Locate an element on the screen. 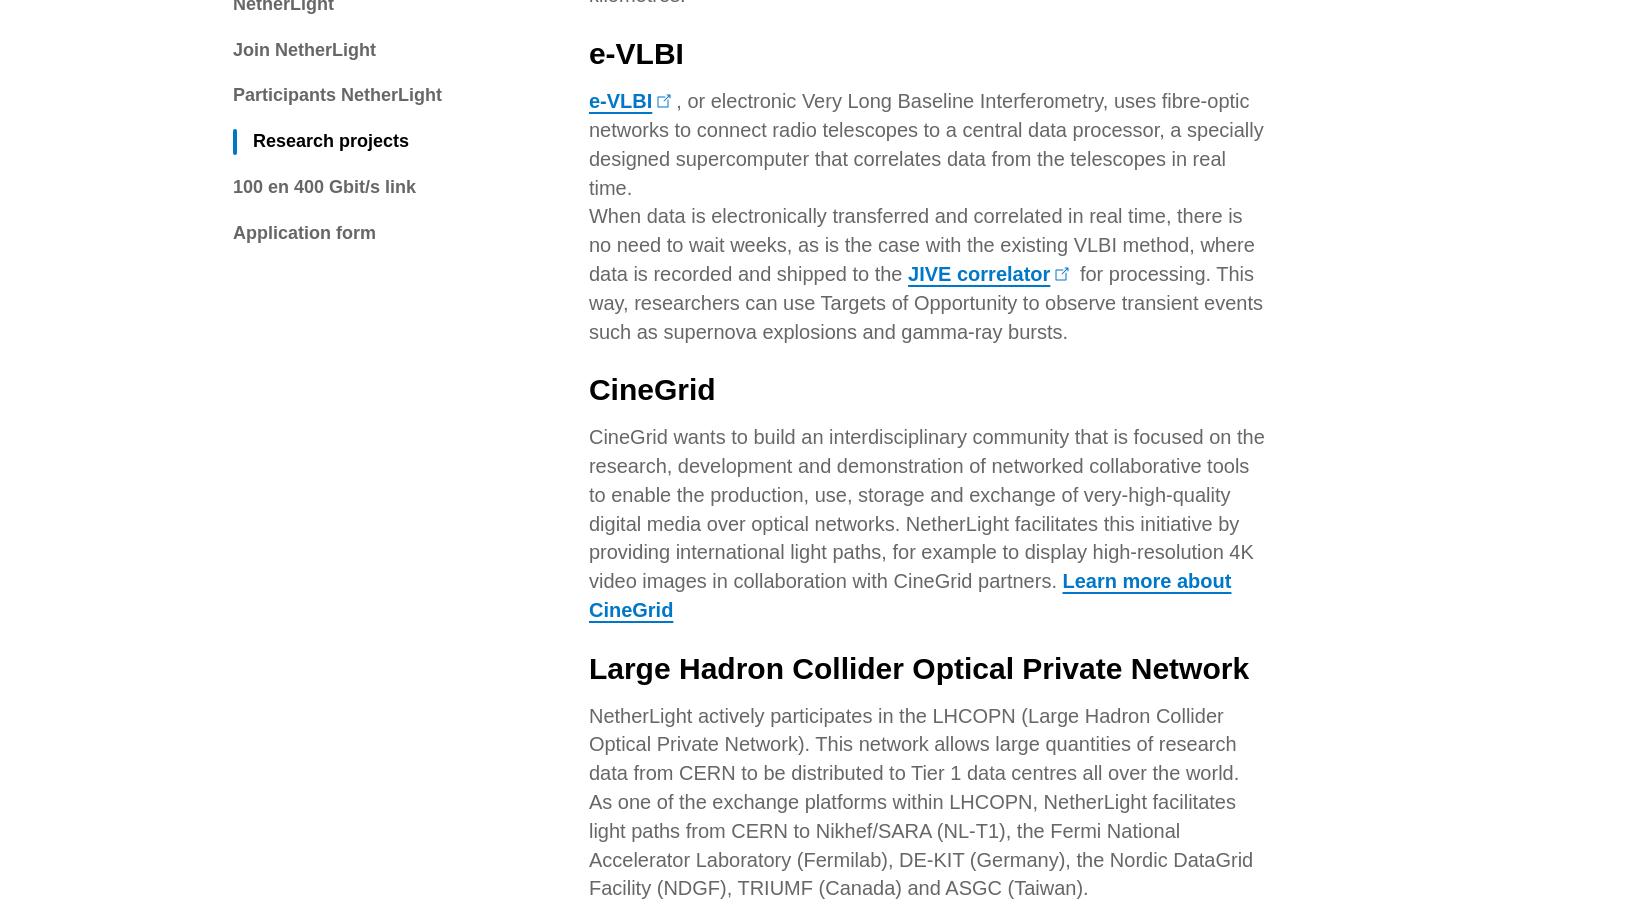 This screenshot has width=1650, height=910. 'As one of the exchange platforms within LHCOPN, NetherLight facilitates light paths from CERN to Nikhef/SARA (NL-T1), the Fermi National Accelerator Laboratory (Fermilab), DE-KIT (Germany), the Nordic DataGrid Facility (NDGF), TRIUMF (Canada) and ASGC (Taiwan).' is located at coordinates (920, 132).